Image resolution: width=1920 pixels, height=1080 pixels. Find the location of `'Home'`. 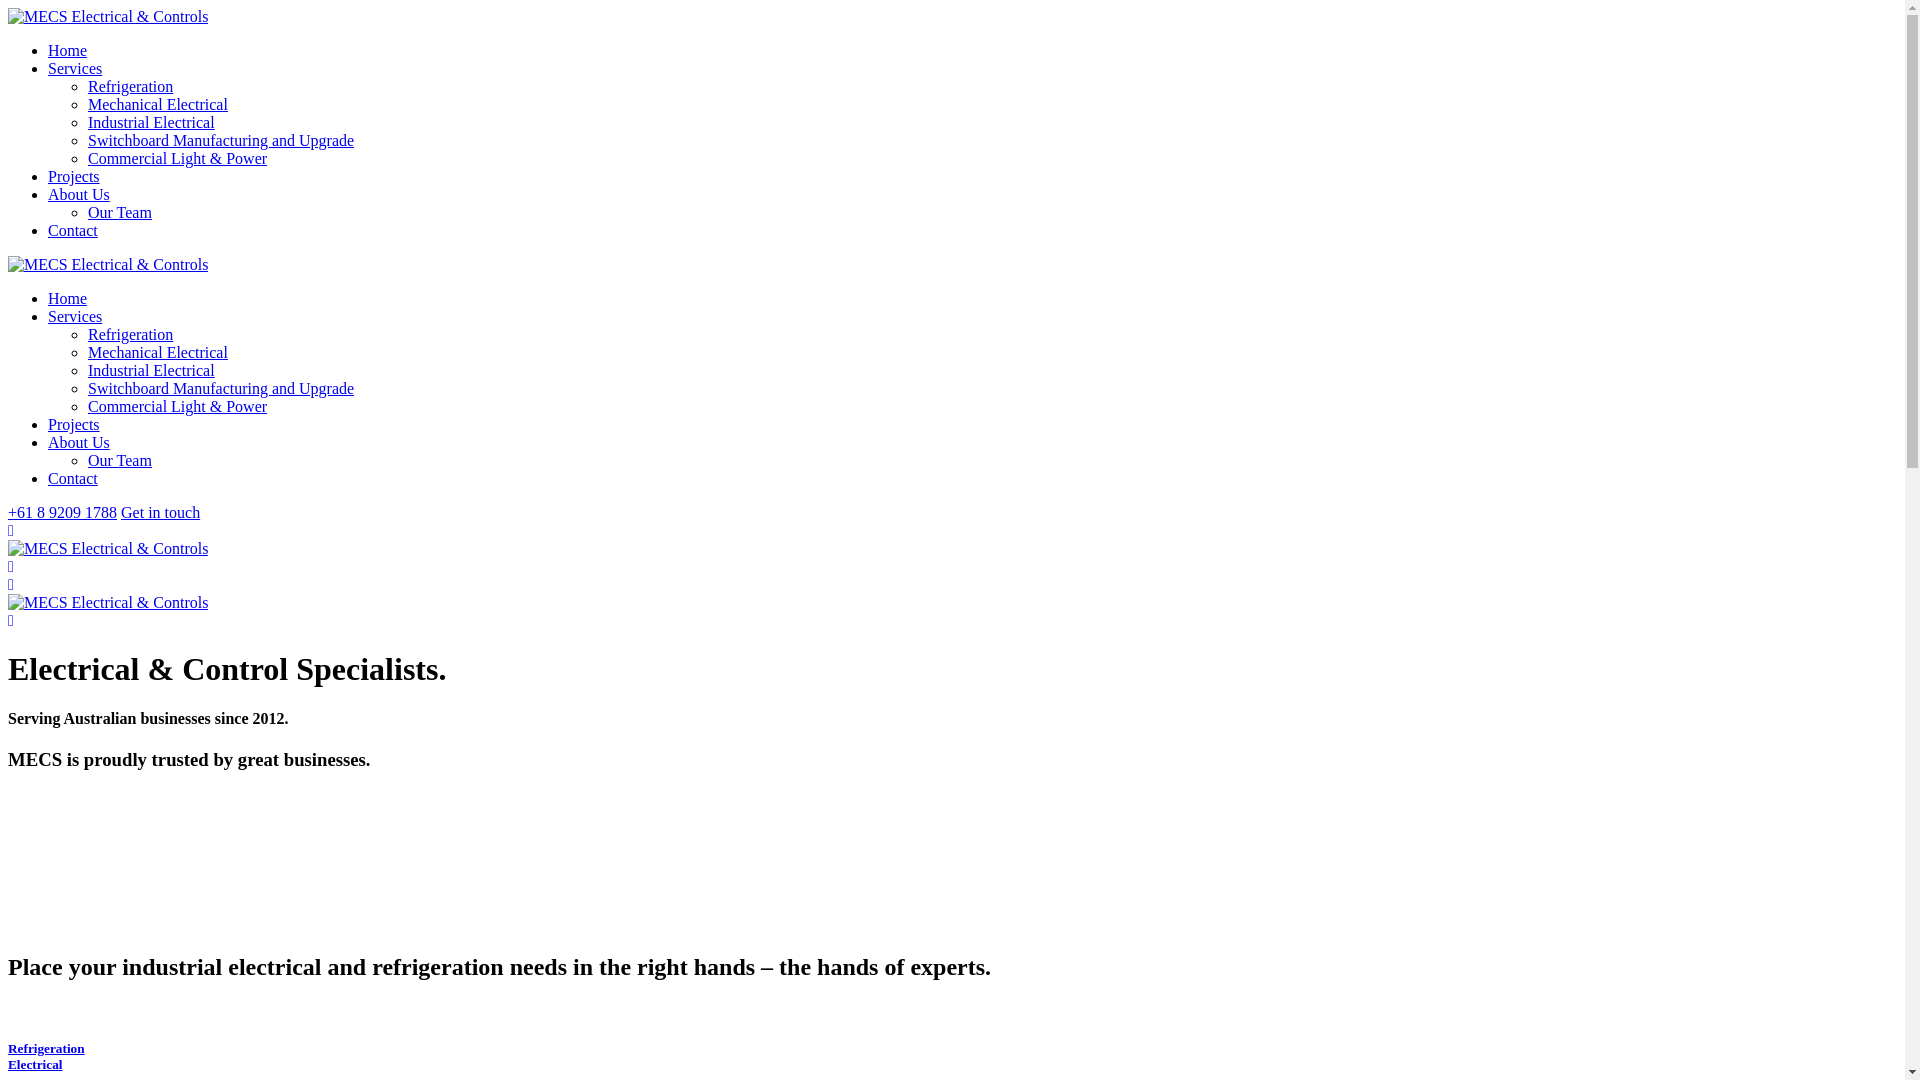

'Home' is located at coordinates (67, 49).